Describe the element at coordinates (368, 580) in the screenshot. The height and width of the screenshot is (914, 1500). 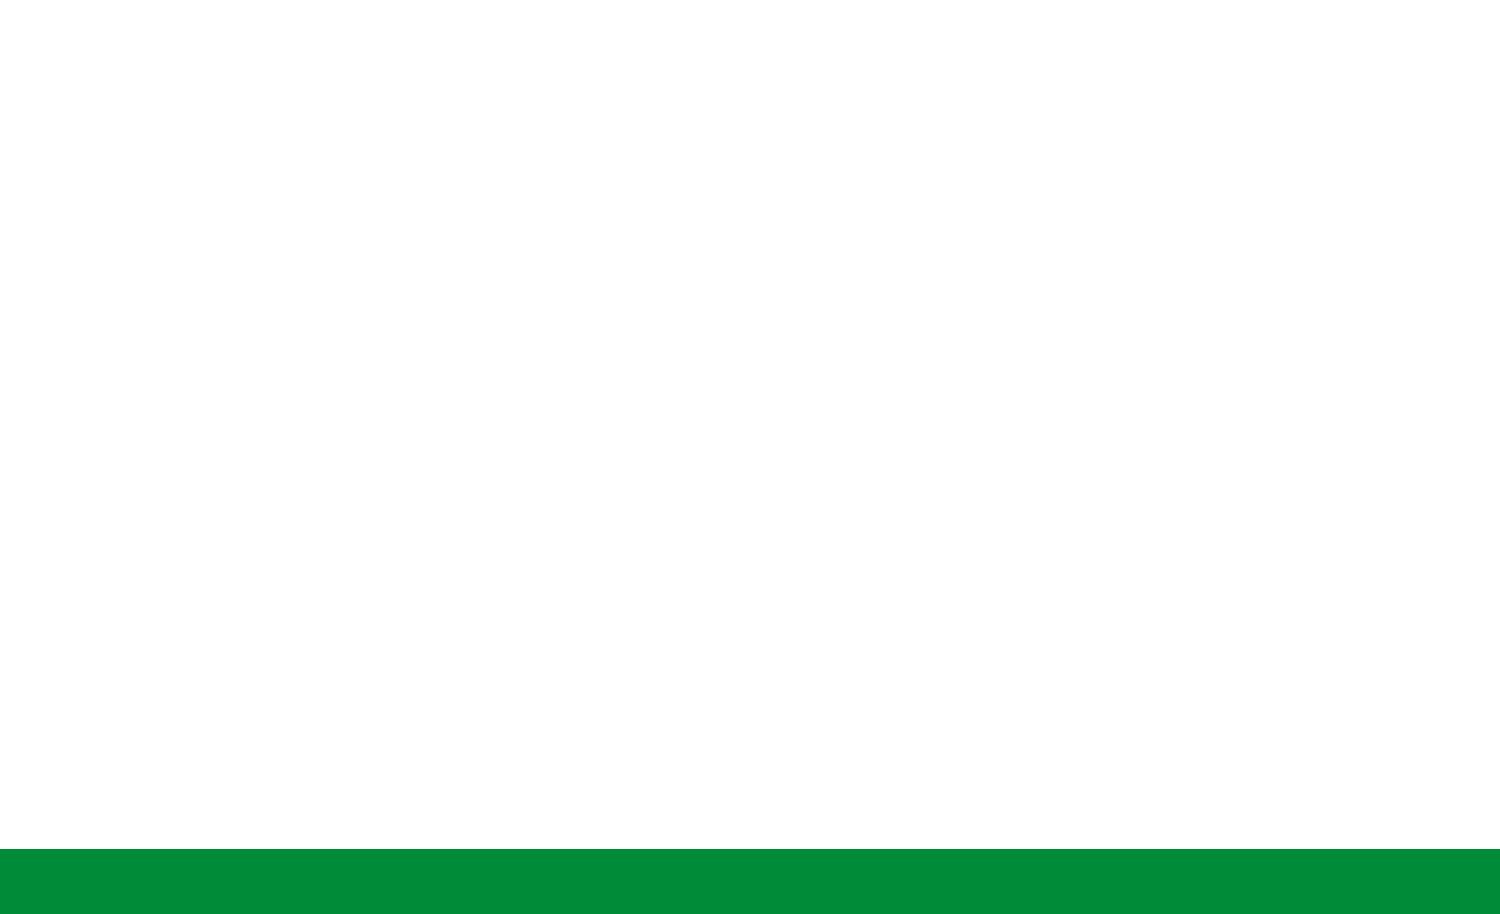
I see `'Continuous insulation with a stable and permanent insulation value'` at that location.